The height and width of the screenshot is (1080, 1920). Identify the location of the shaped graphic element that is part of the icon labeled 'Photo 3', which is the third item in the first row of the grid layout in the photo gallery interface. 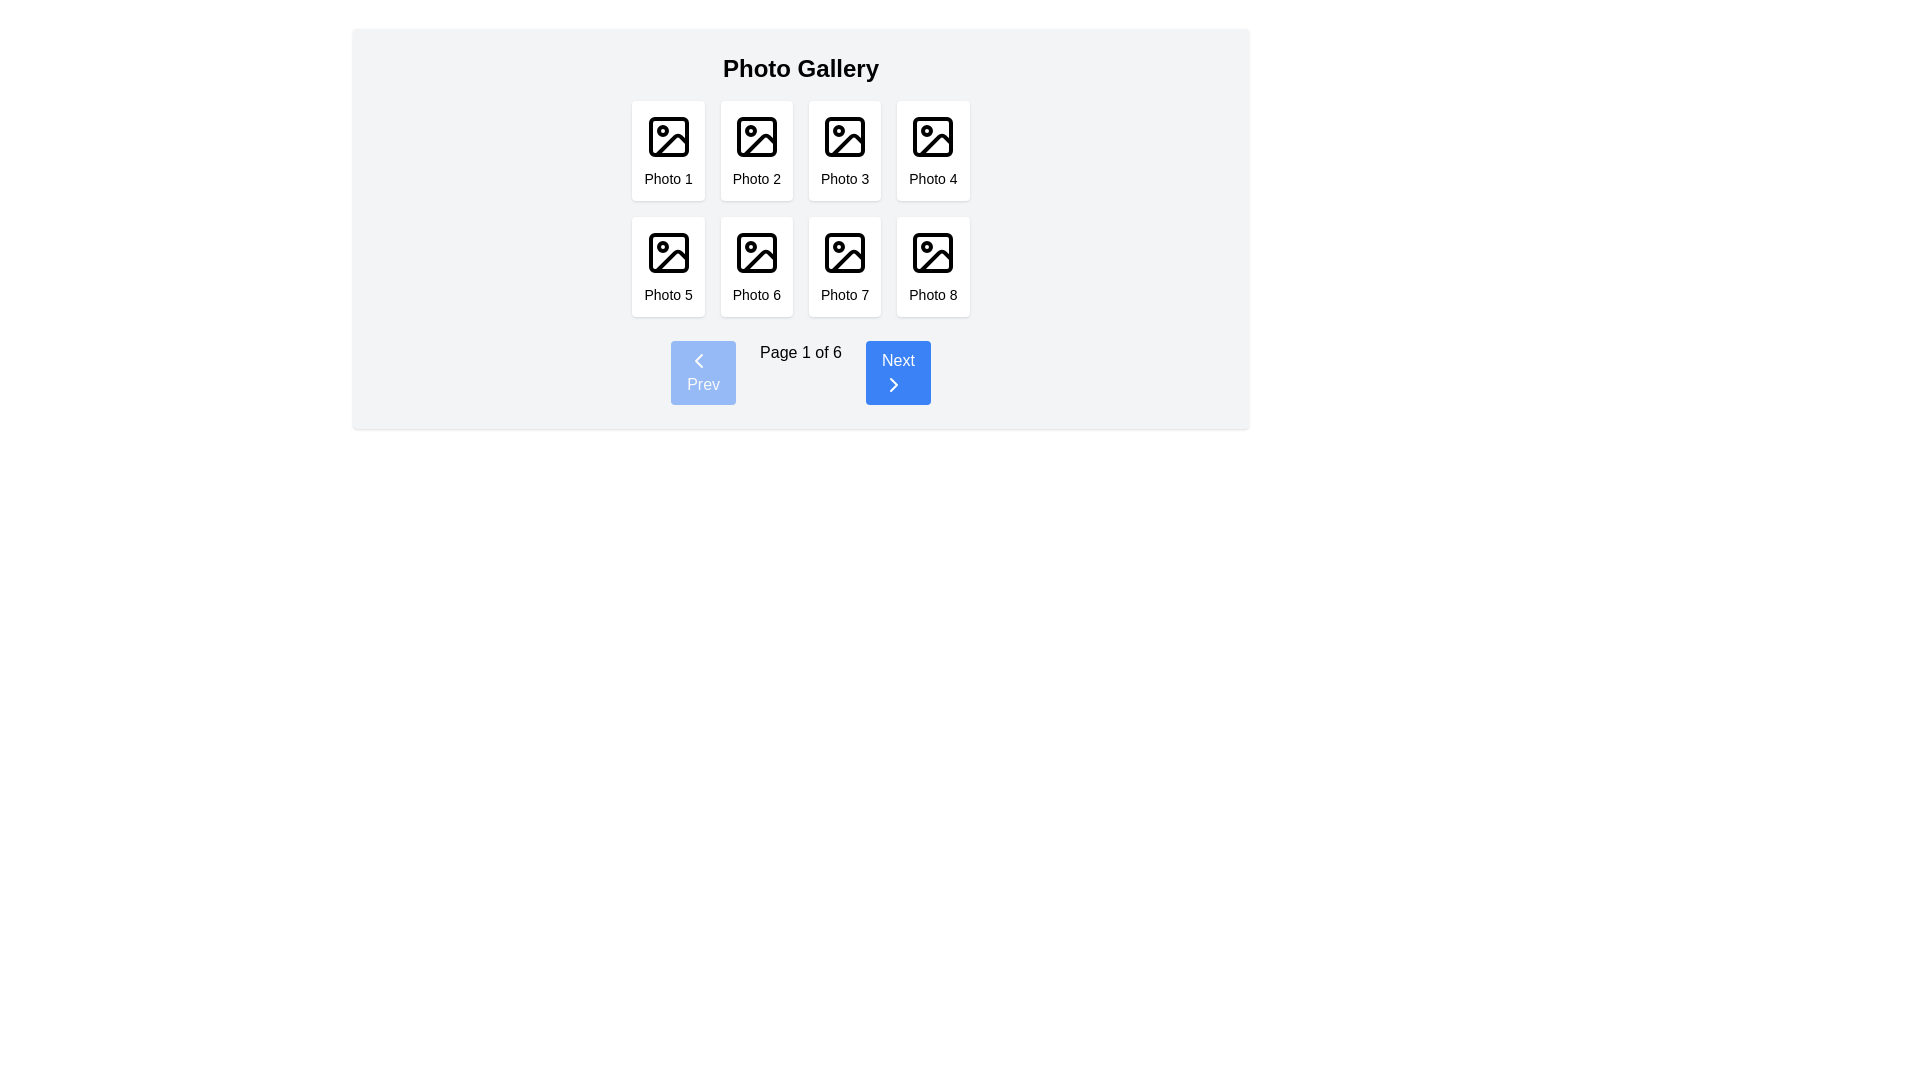
(845, 136).